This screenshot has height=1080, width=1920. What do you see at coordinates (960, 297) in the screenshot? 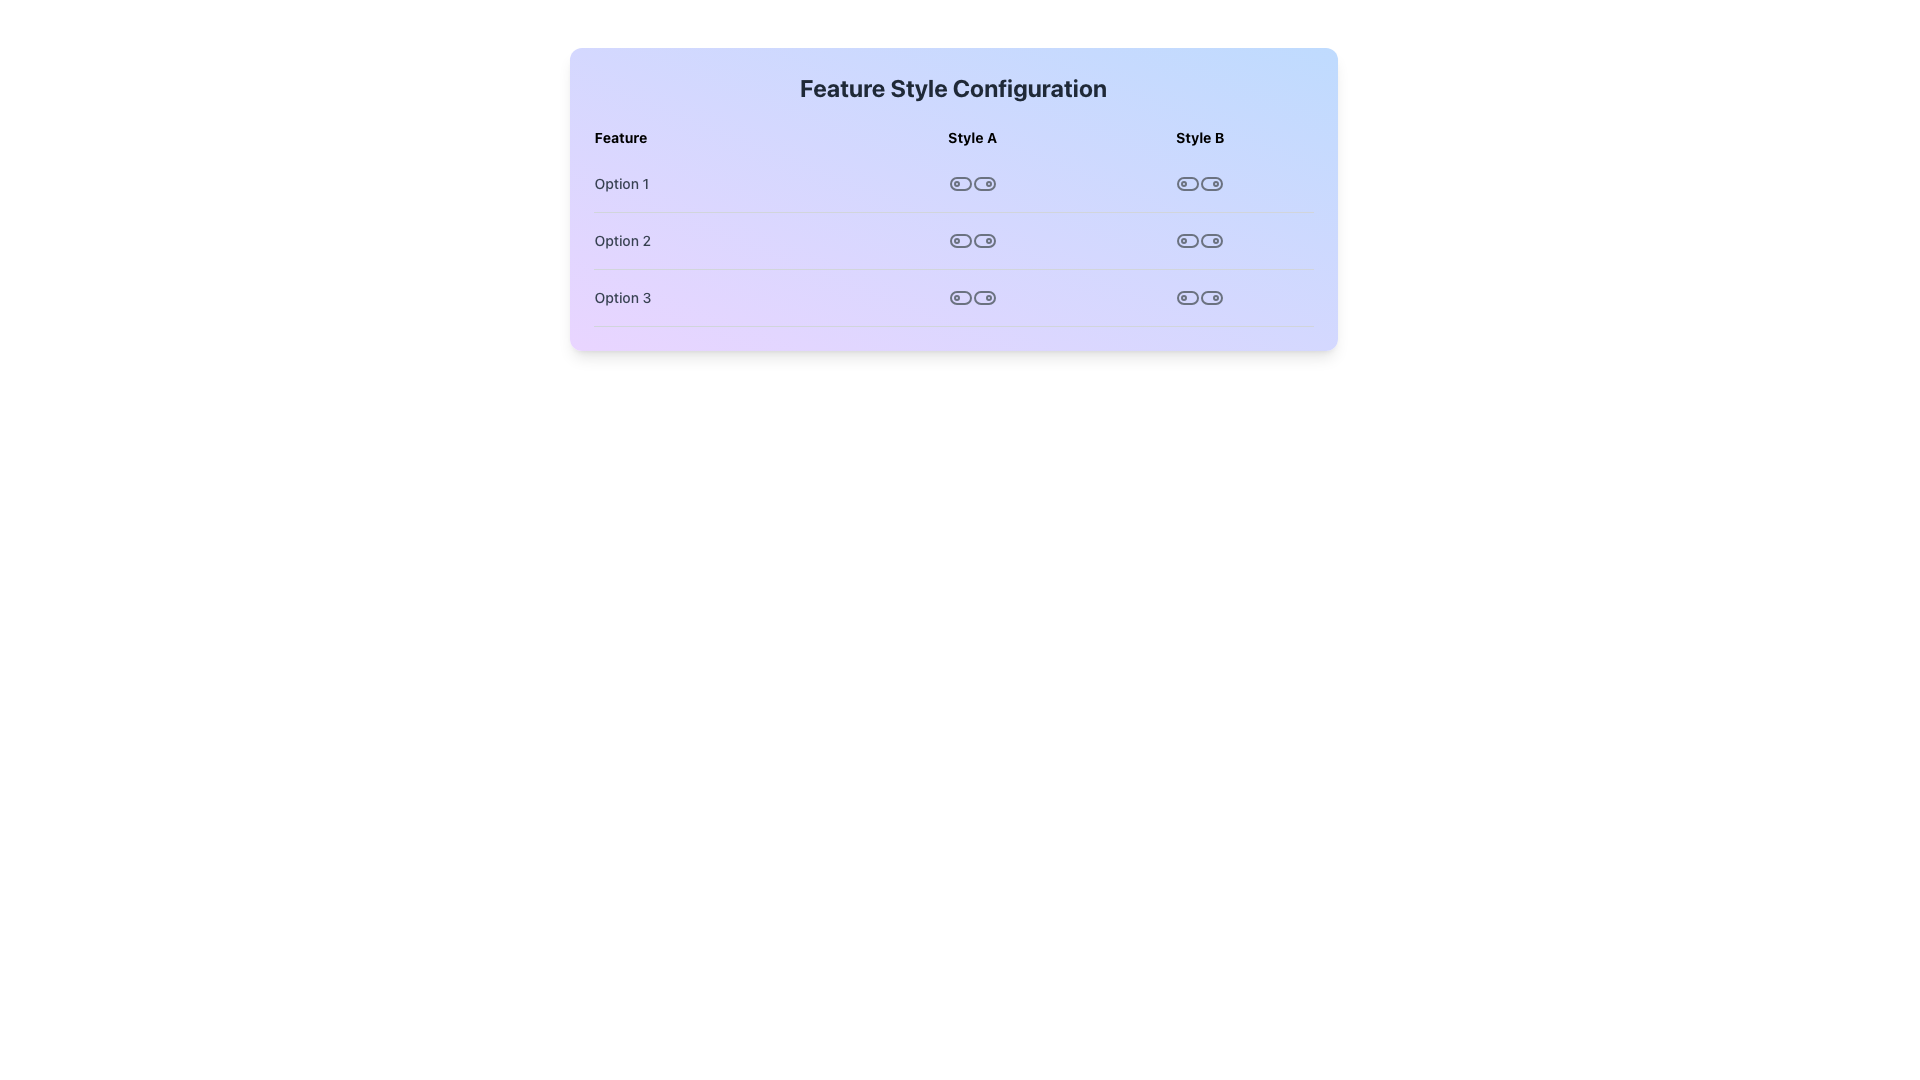
I see `the Toggle switch background located in the 'Style A' column under 'Option 3' in the 'Feature Style Configuration' table` at bounding box center [960, 297].